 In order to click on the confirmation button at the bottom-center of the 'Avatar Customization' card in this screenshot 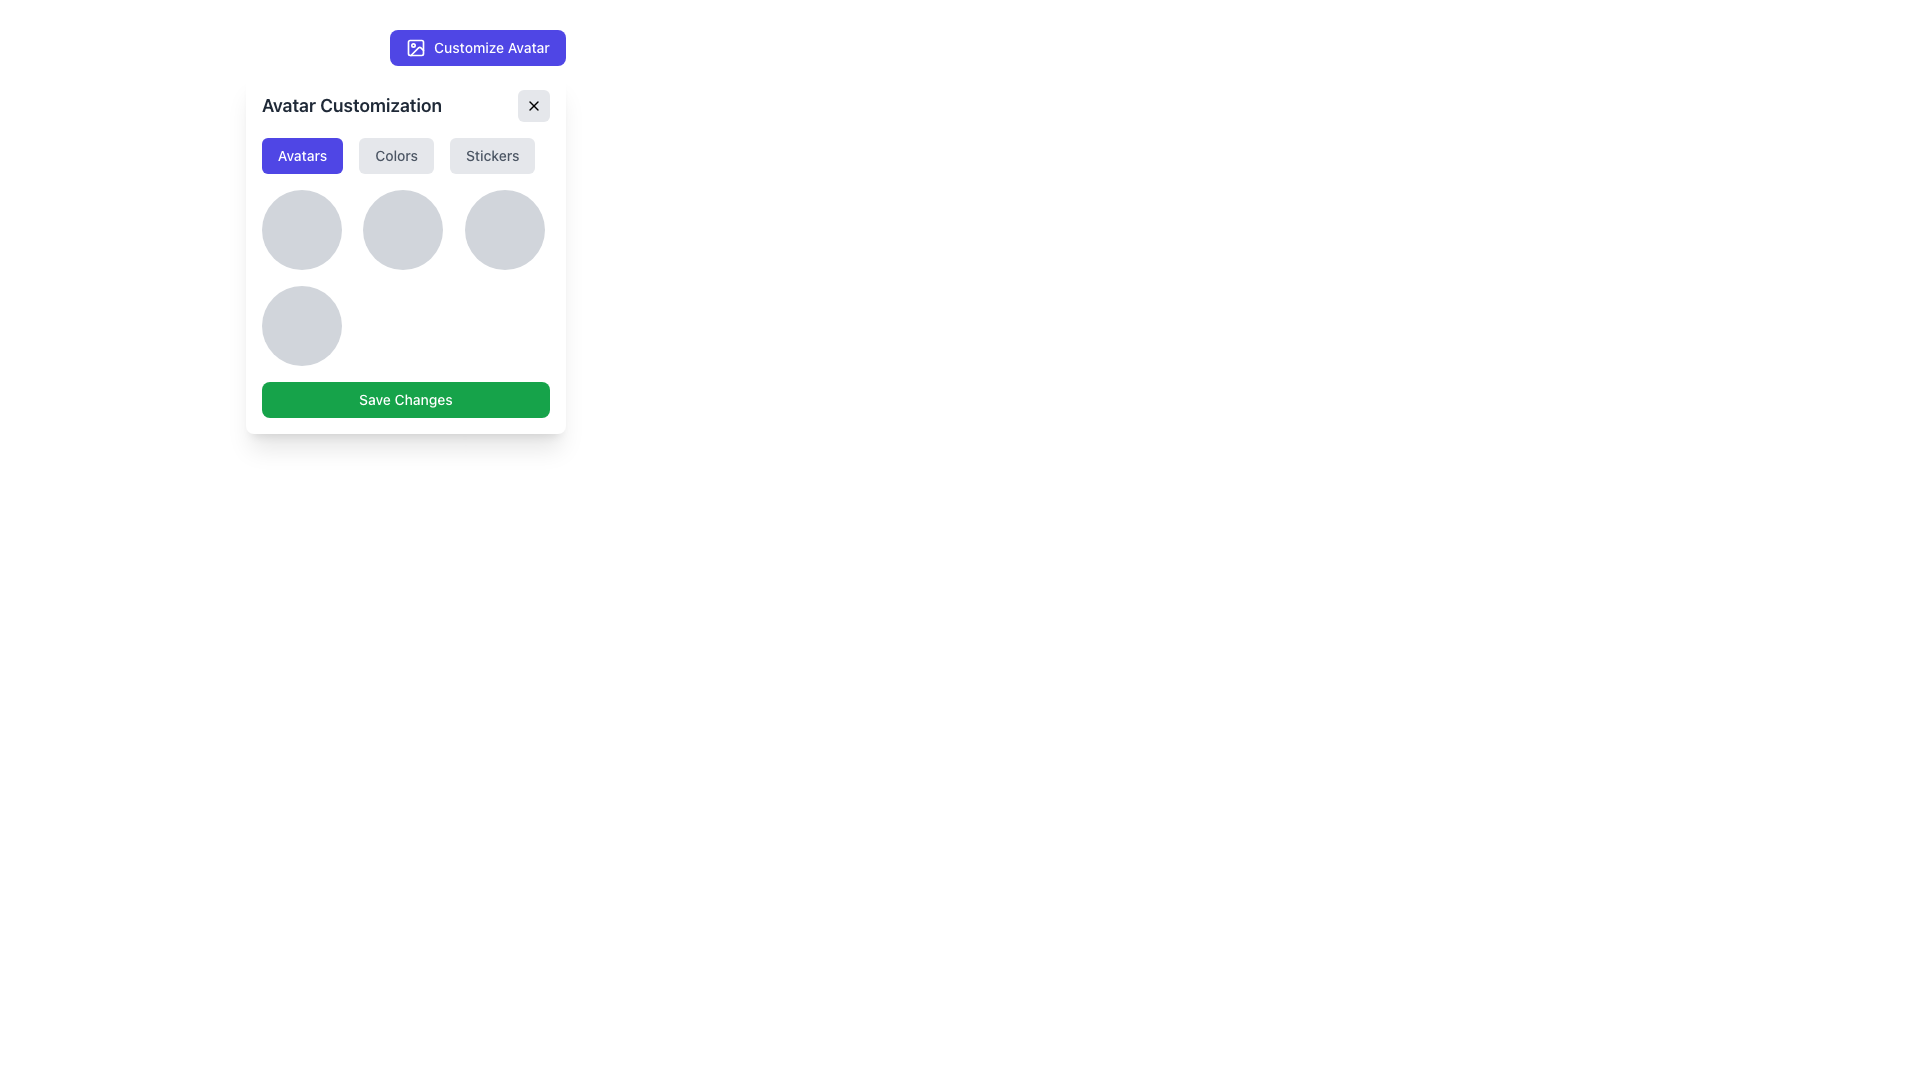, I will do `click(404, 400)`.